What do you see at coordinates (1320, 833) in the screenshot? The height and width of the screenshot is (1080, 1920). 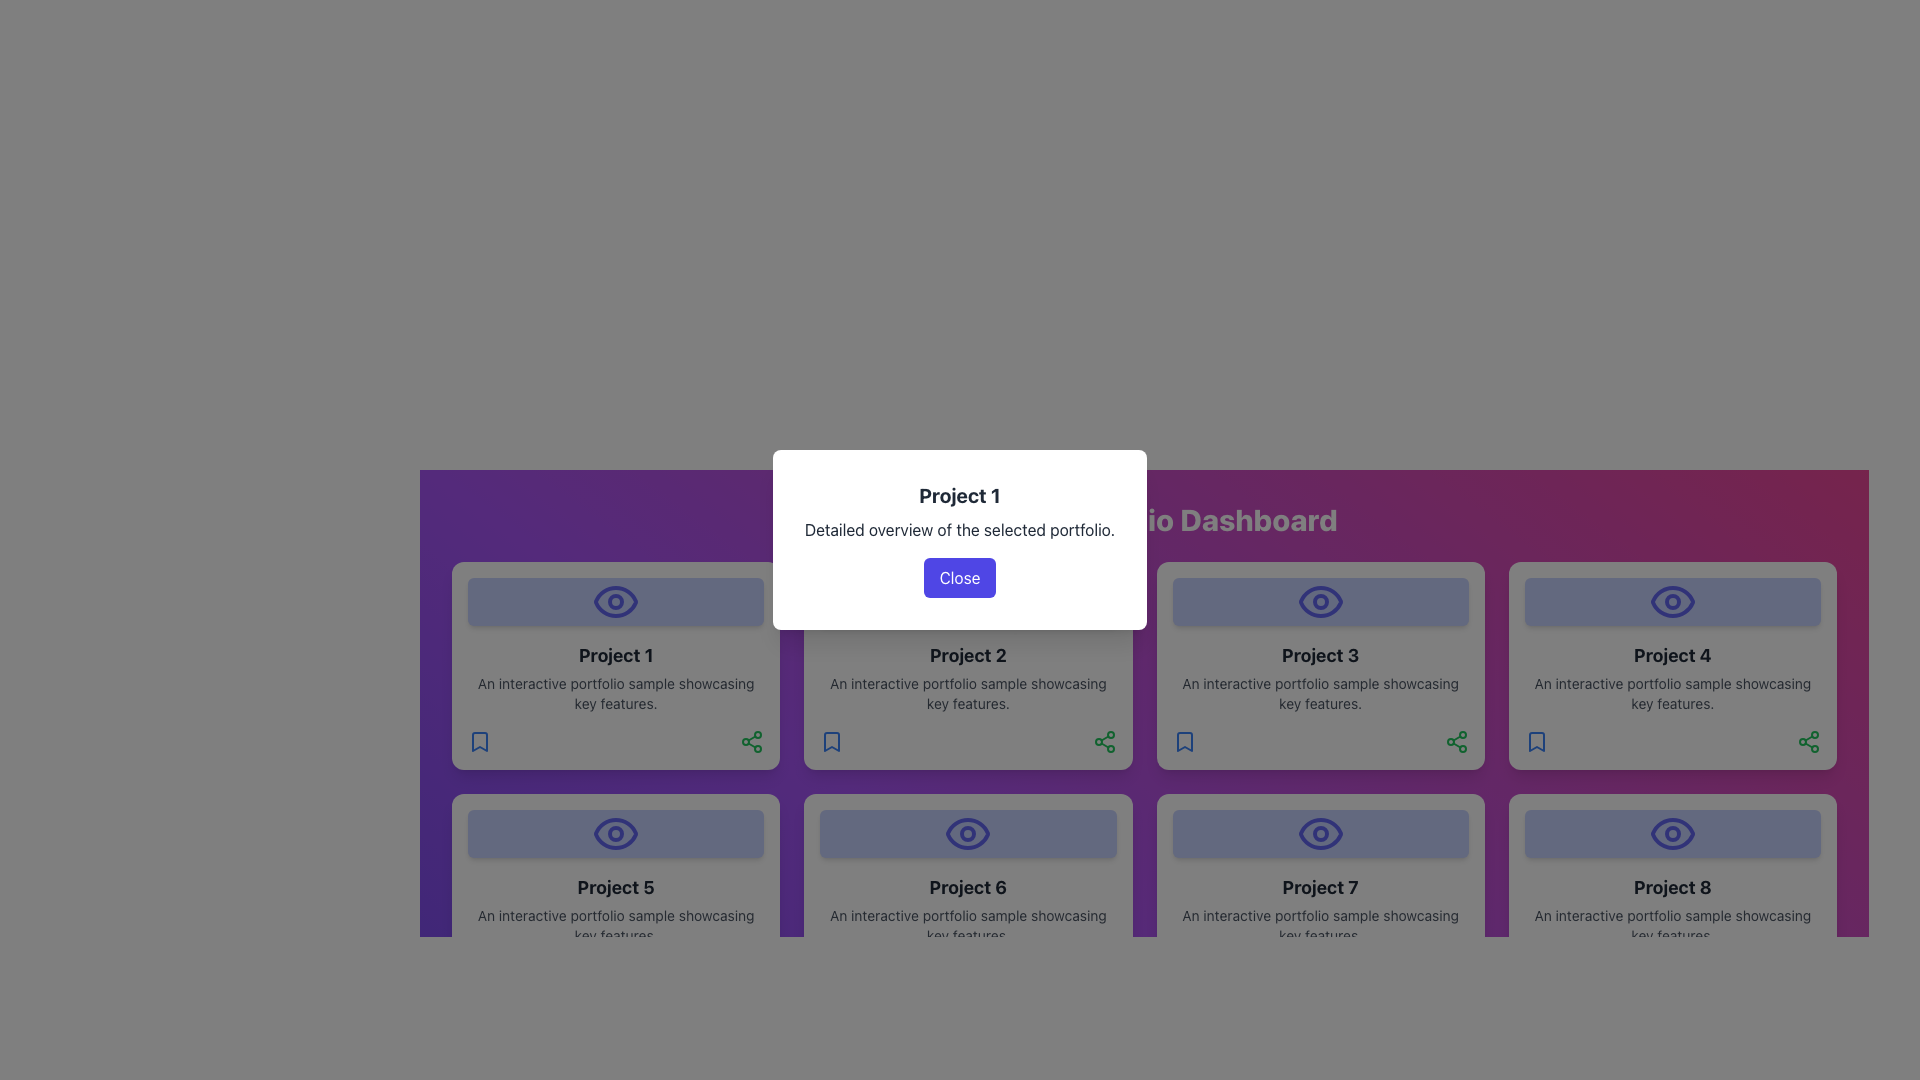 I see `the blue outlined eye icon indicating visibility feature located in the second column, second row of the grid layout under the 'Project 7' card` at bounding box center [1320, 833].